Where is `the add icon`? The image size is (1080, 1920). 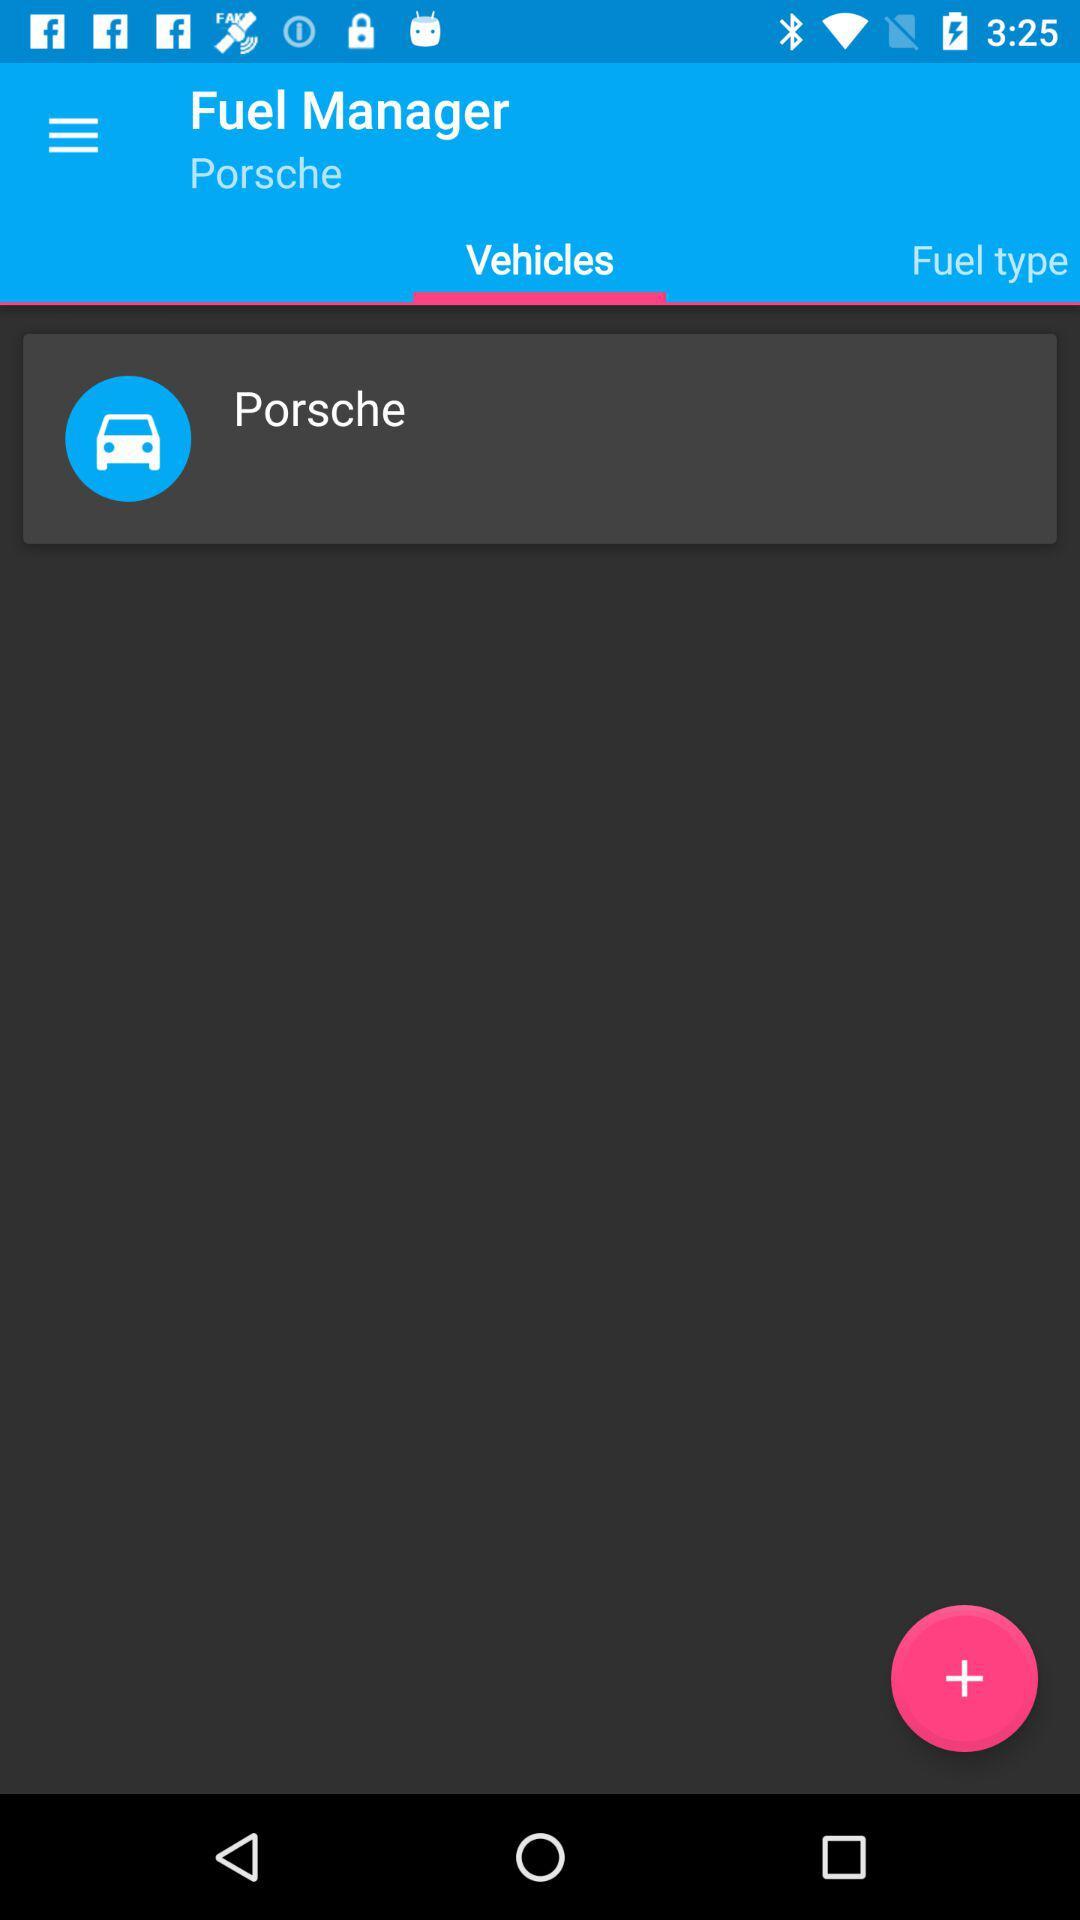 the add icon is located at coordinates (963, 1678).